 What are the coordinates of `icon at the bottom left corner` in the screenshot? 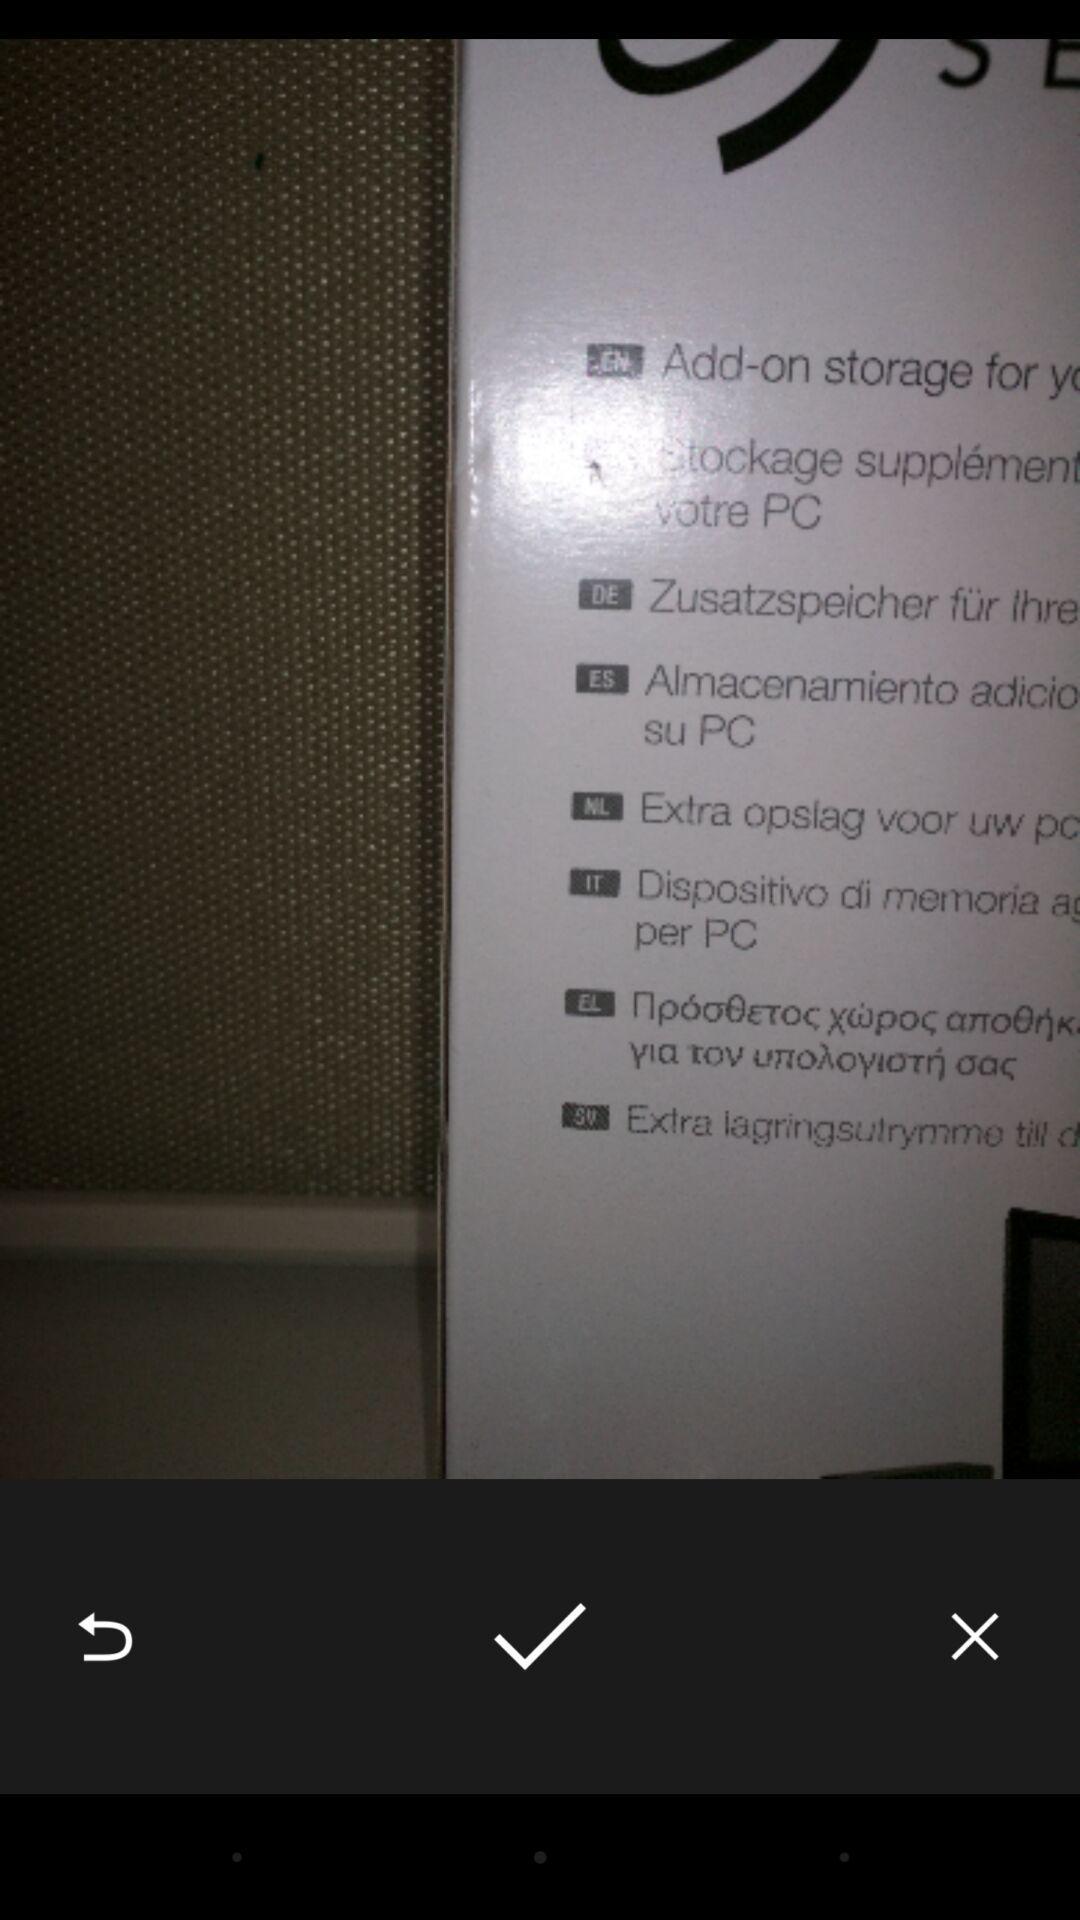 It's located at (104, 1636).